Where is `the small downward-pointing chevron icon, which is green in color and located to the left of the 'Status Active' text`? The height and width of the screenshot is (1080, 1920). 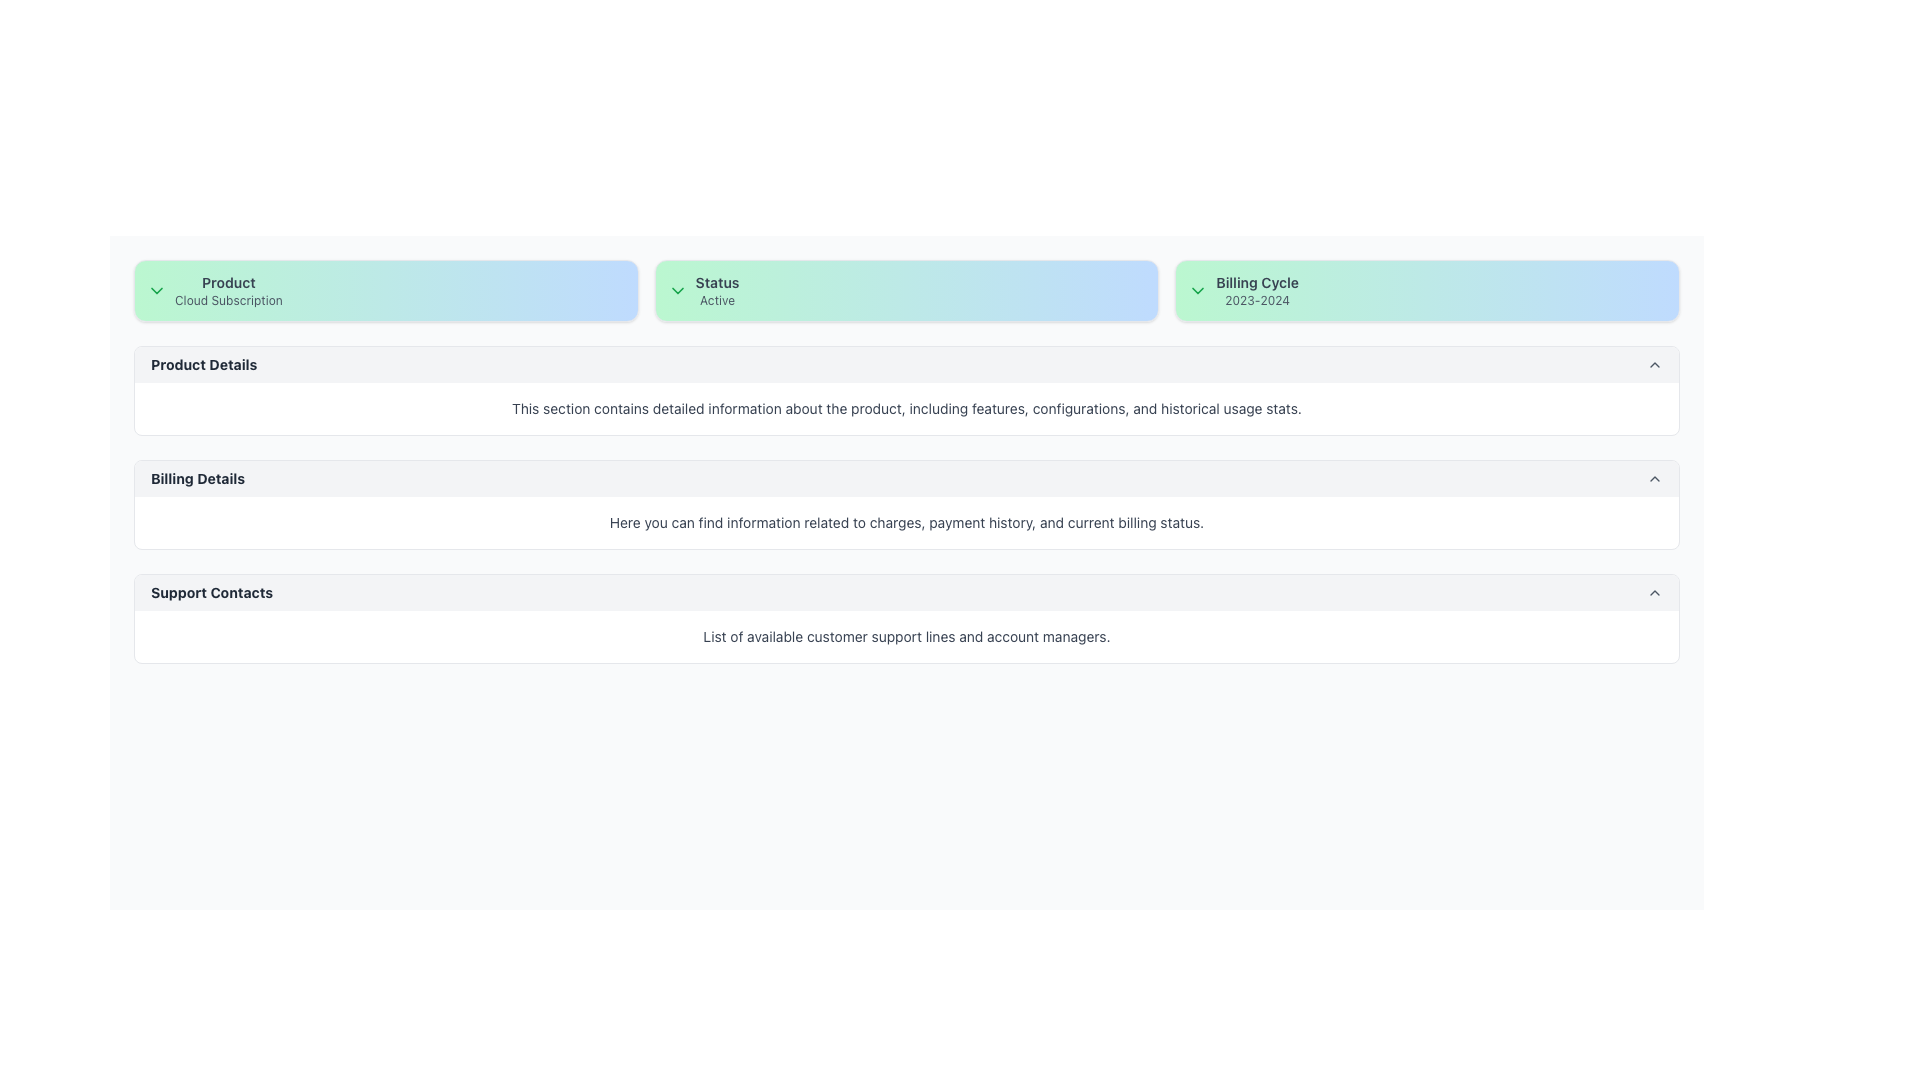
the small downward-pointing chevron icon, which is green in color and located to the left of the 'Status Active' text is located at coordinates (677, 290).